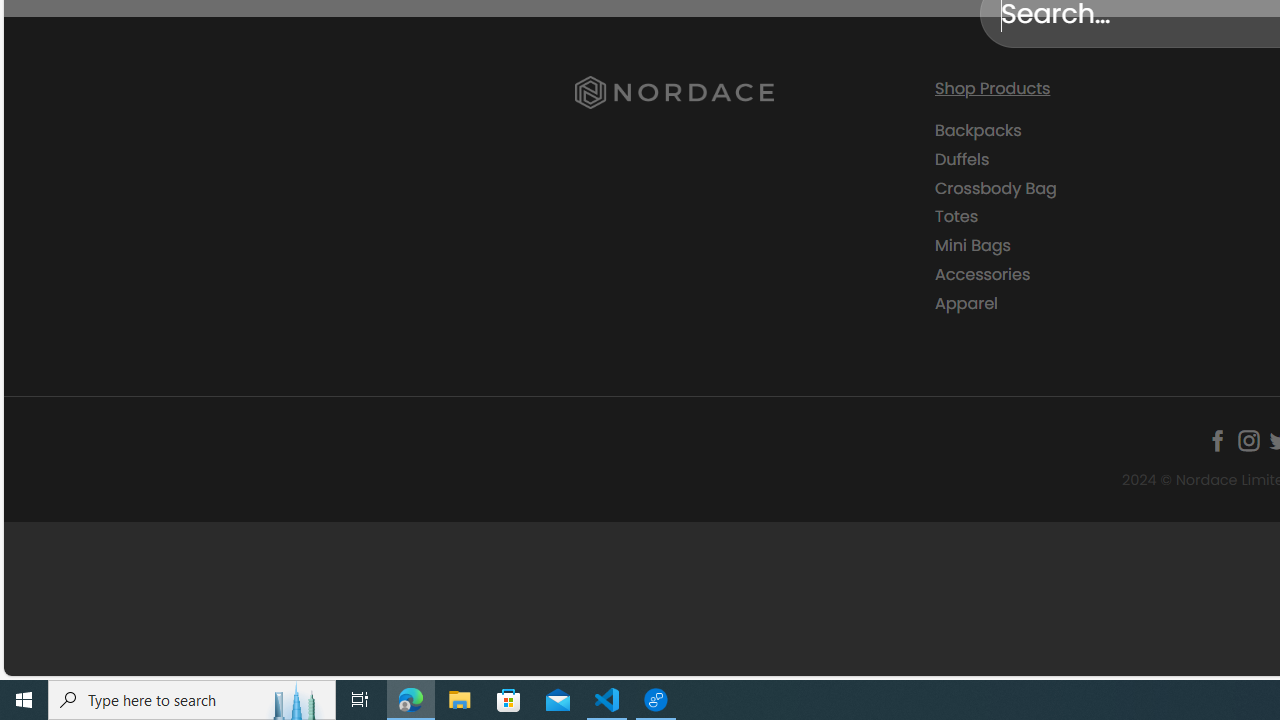 The width and height of the screenshot is (1280, 720). Describe the element at coordinates (1098, 216) in the screenshot. I see `'Totes'` at that location.